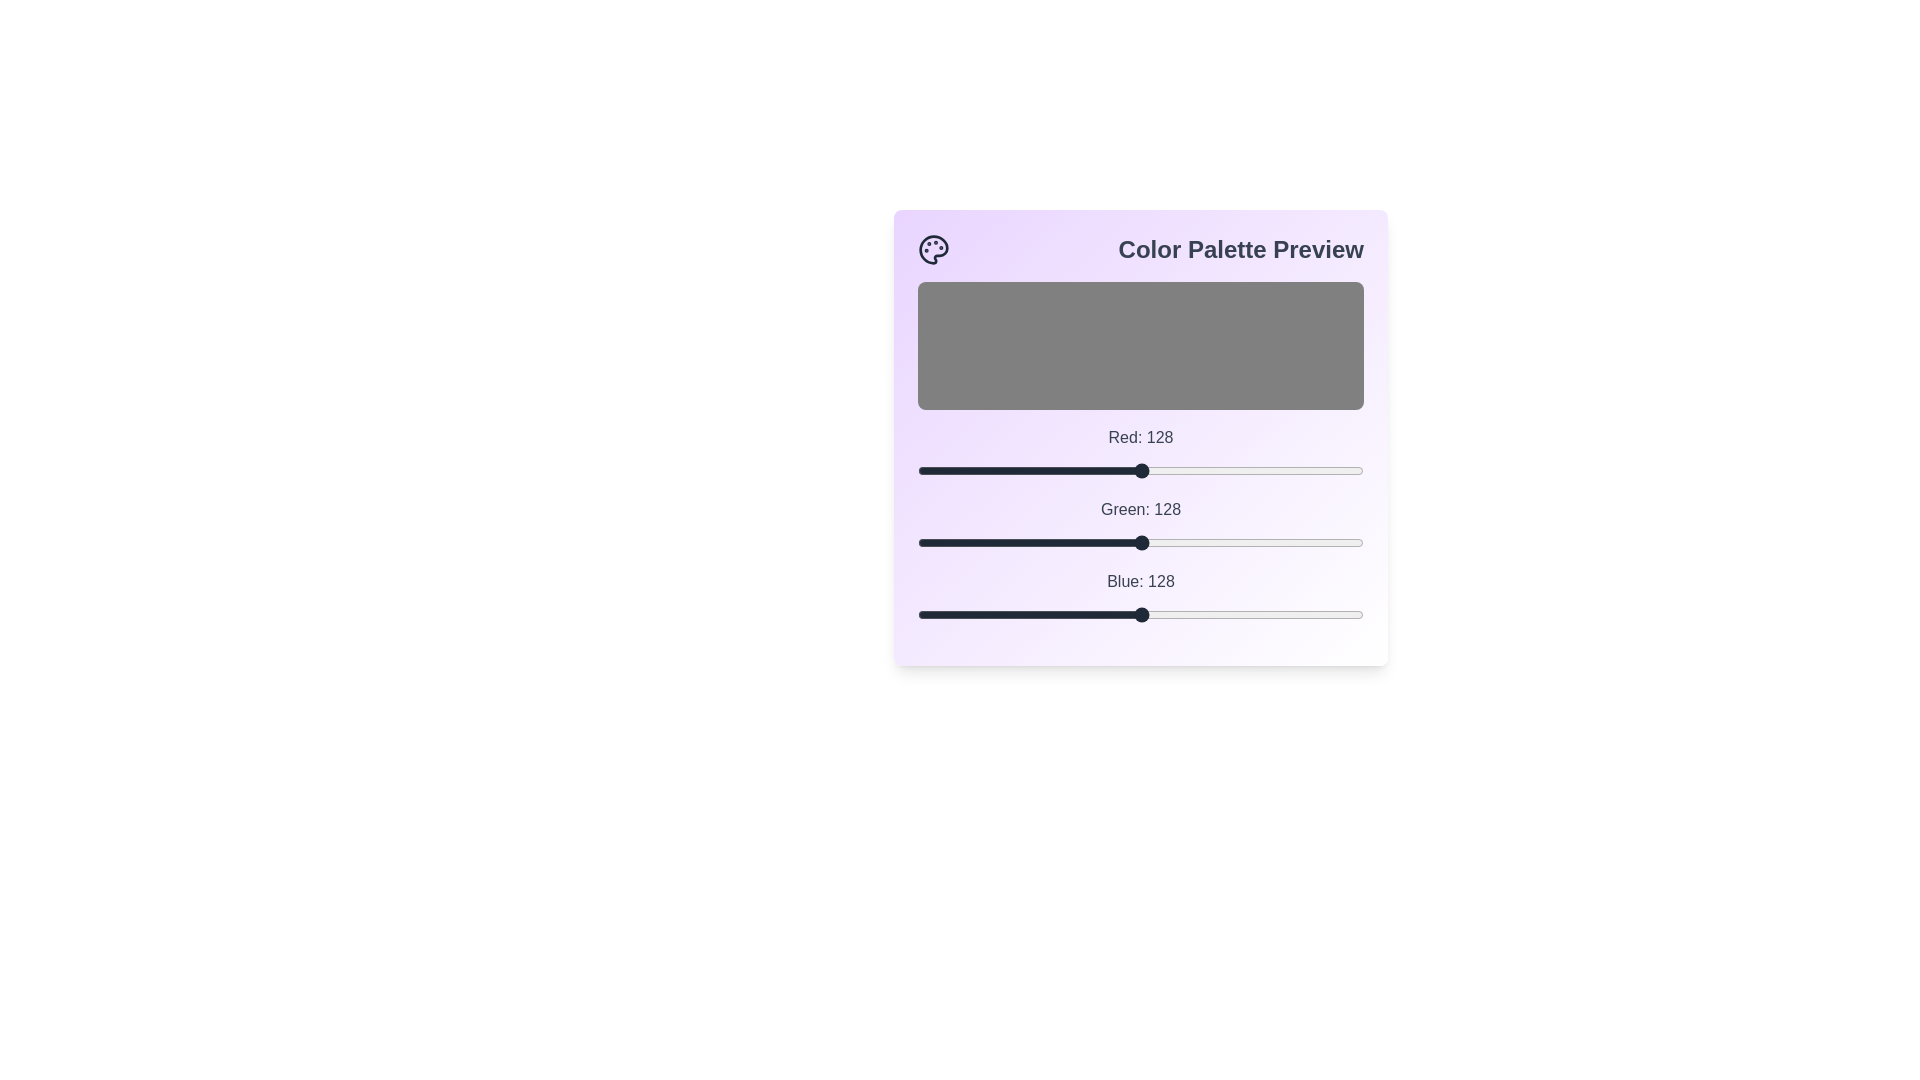 This screenshot has height=1080, width=1920. What do you see at coordinates (1294, 543) in the screenshot?
I see `the green intensity` at bounding box center [1294, 543].